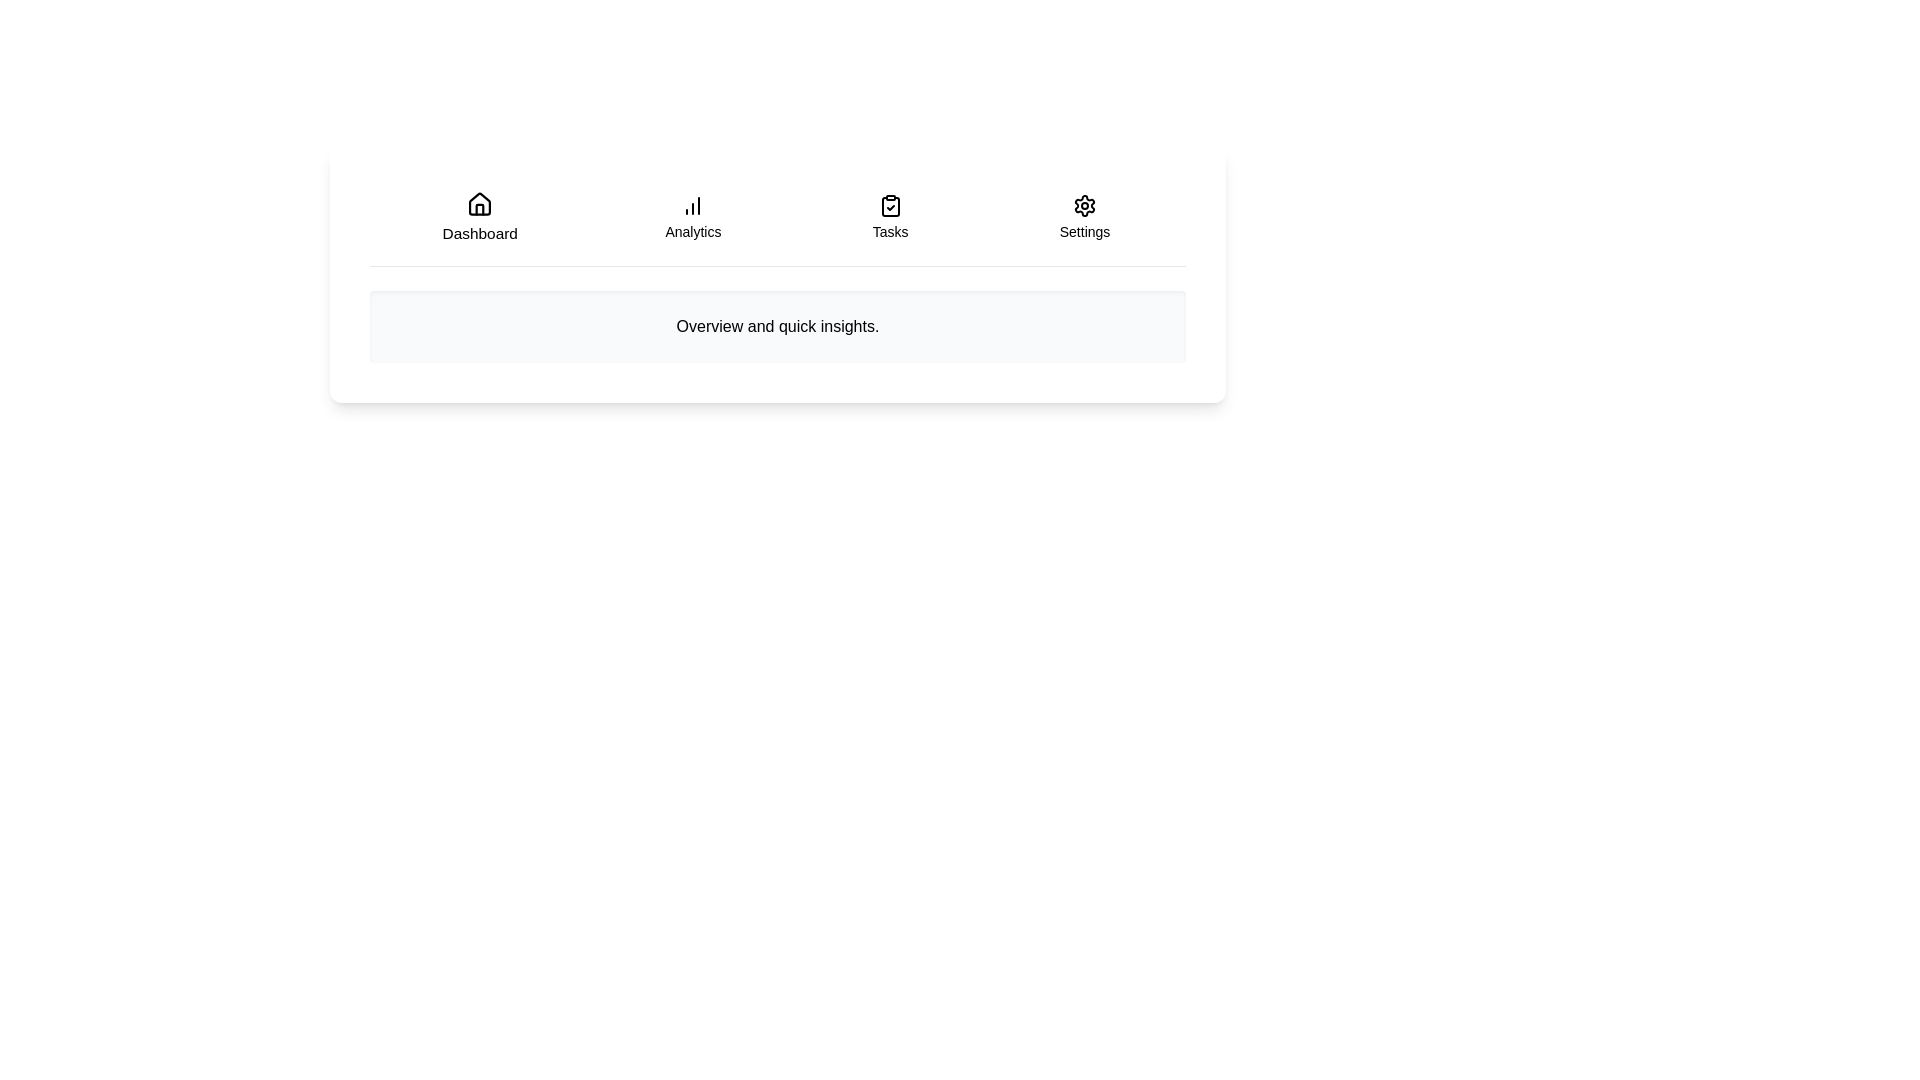  What do you see at coordinates (776, 326) in the screenshot?
I see `text displayed in the Text label that says 'Overview and quick insights.' which is centrally aligned beneath the main navigation section` at bounding box center [776, 326].